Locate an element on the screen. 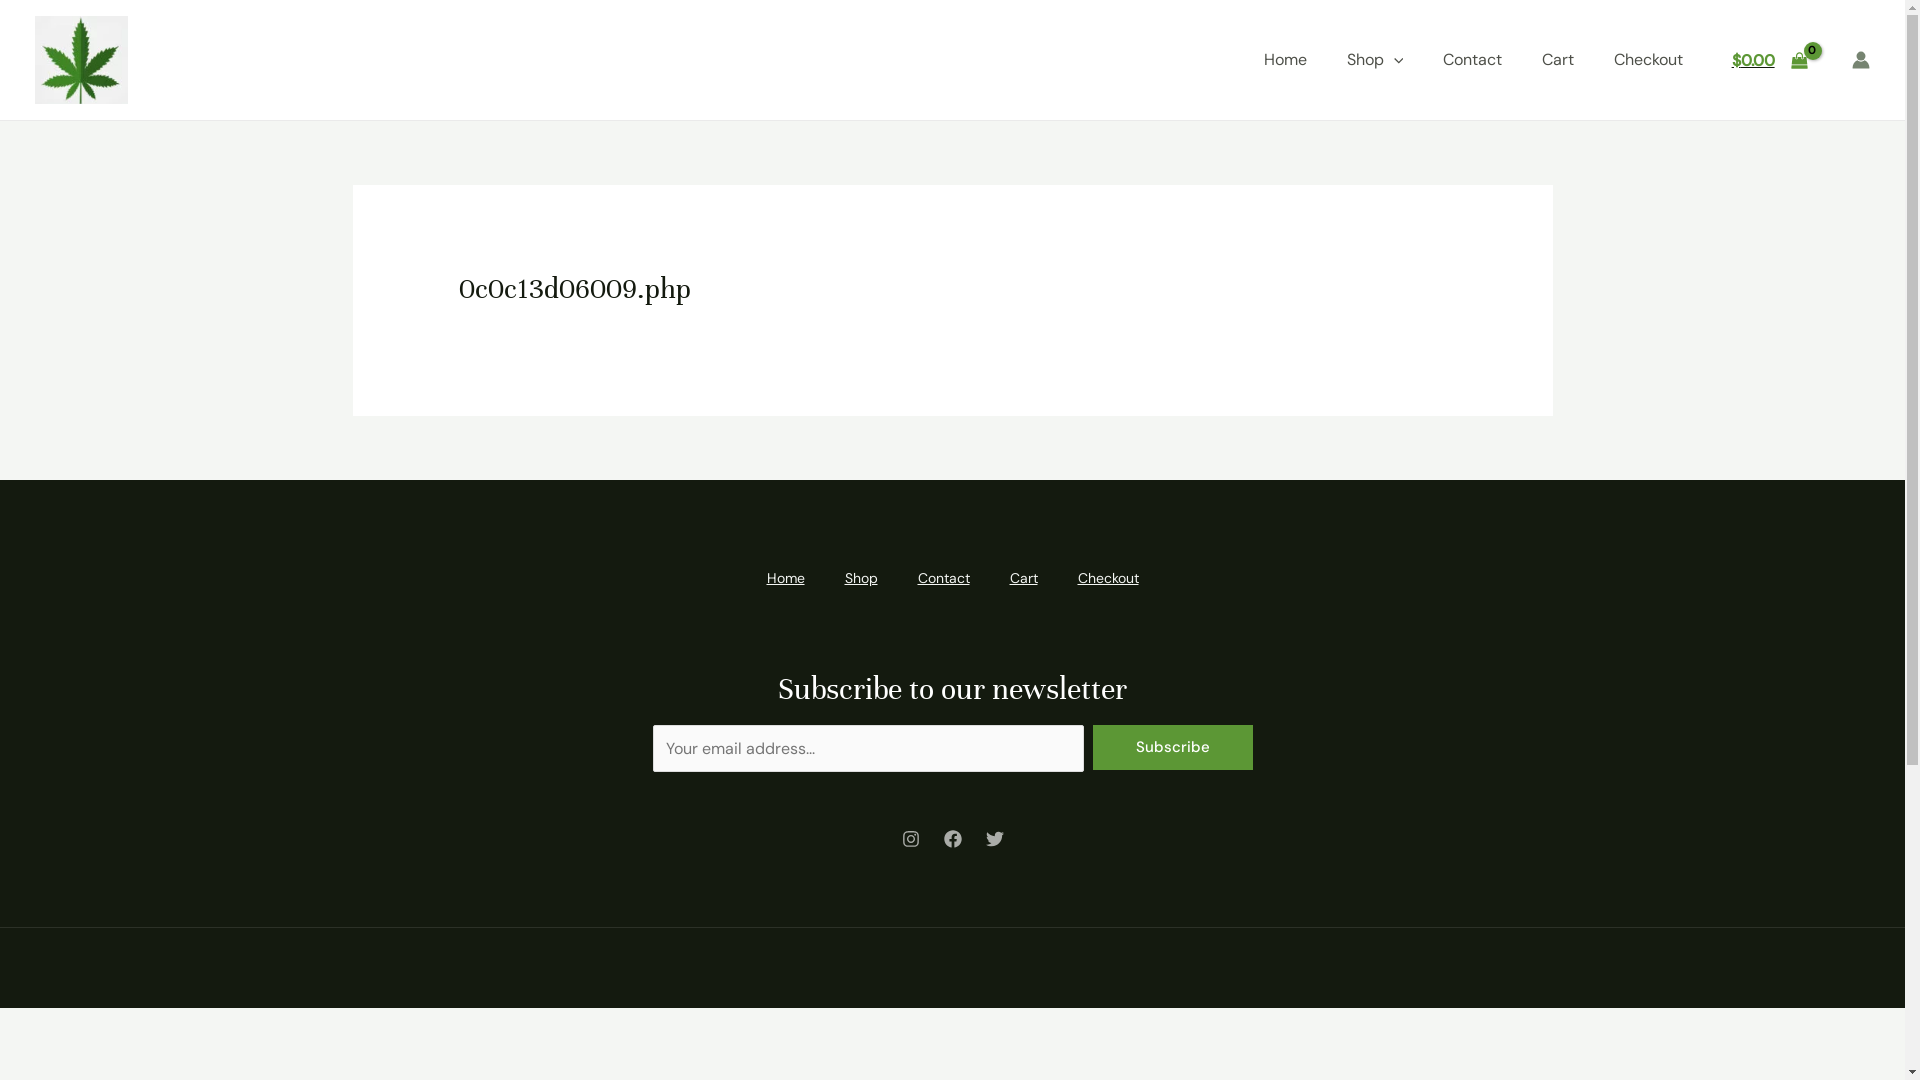 This screenshot has height=1080, width=1920. 'Shop' is located at coordinates (860, 578).